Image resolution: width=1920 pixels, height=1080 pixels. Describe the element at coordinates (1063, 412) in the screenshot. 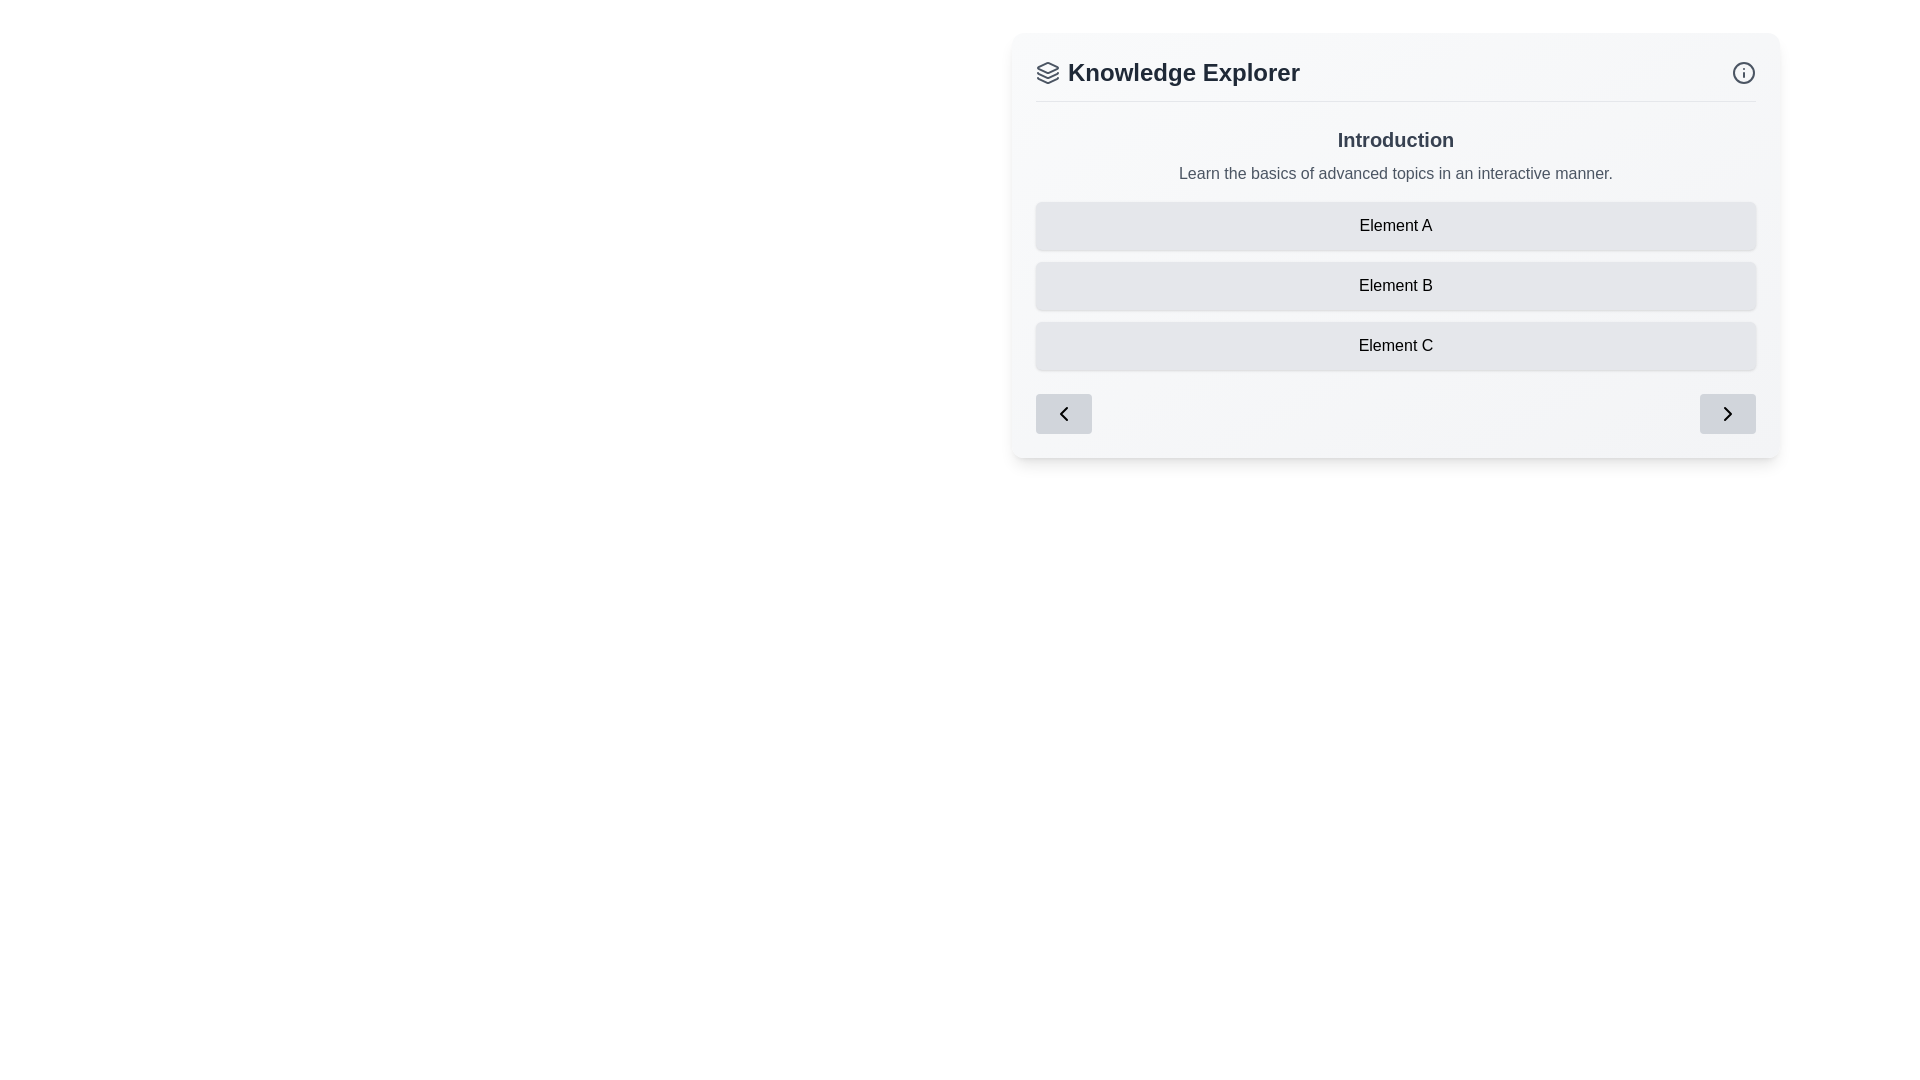

I see `the 'back' icon located at the bottom-left corner of the 'Knowledge Explorer' panel` at that location.